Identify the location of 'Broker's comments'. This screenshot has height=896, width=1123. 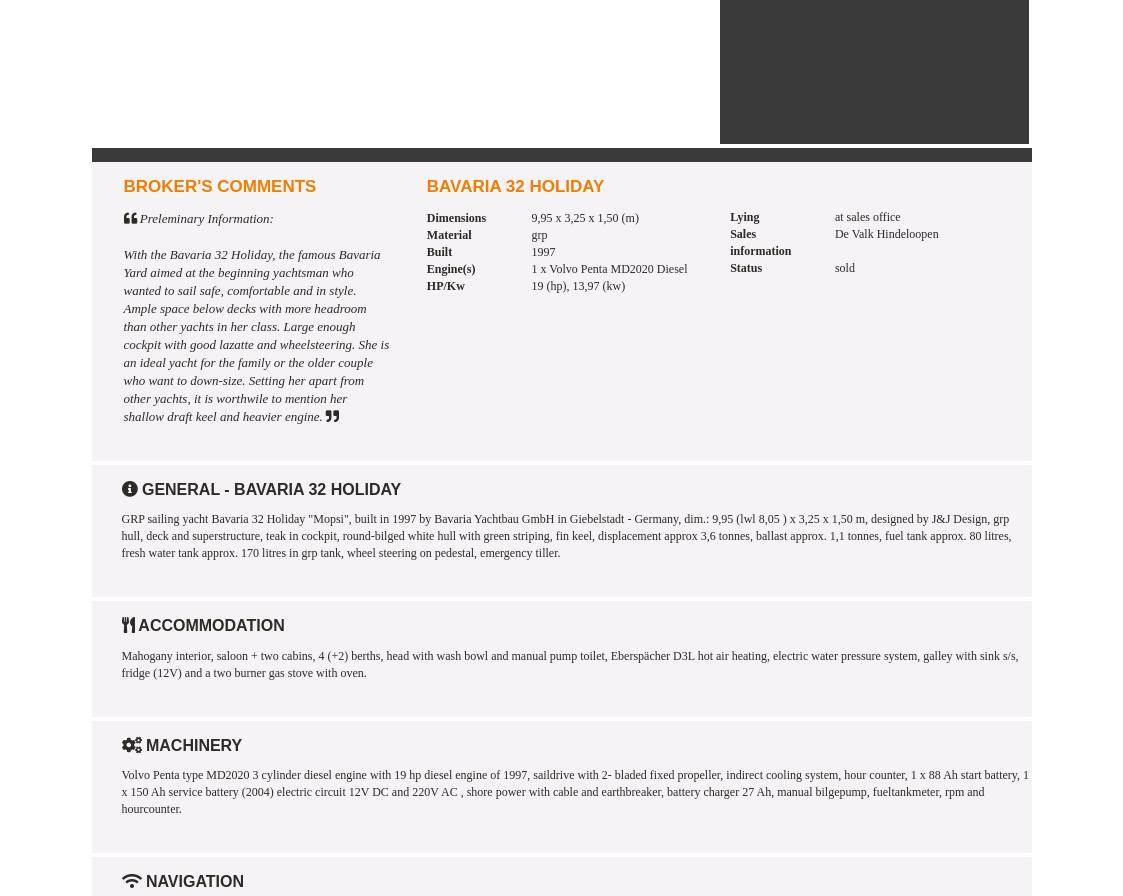
(121, 185).